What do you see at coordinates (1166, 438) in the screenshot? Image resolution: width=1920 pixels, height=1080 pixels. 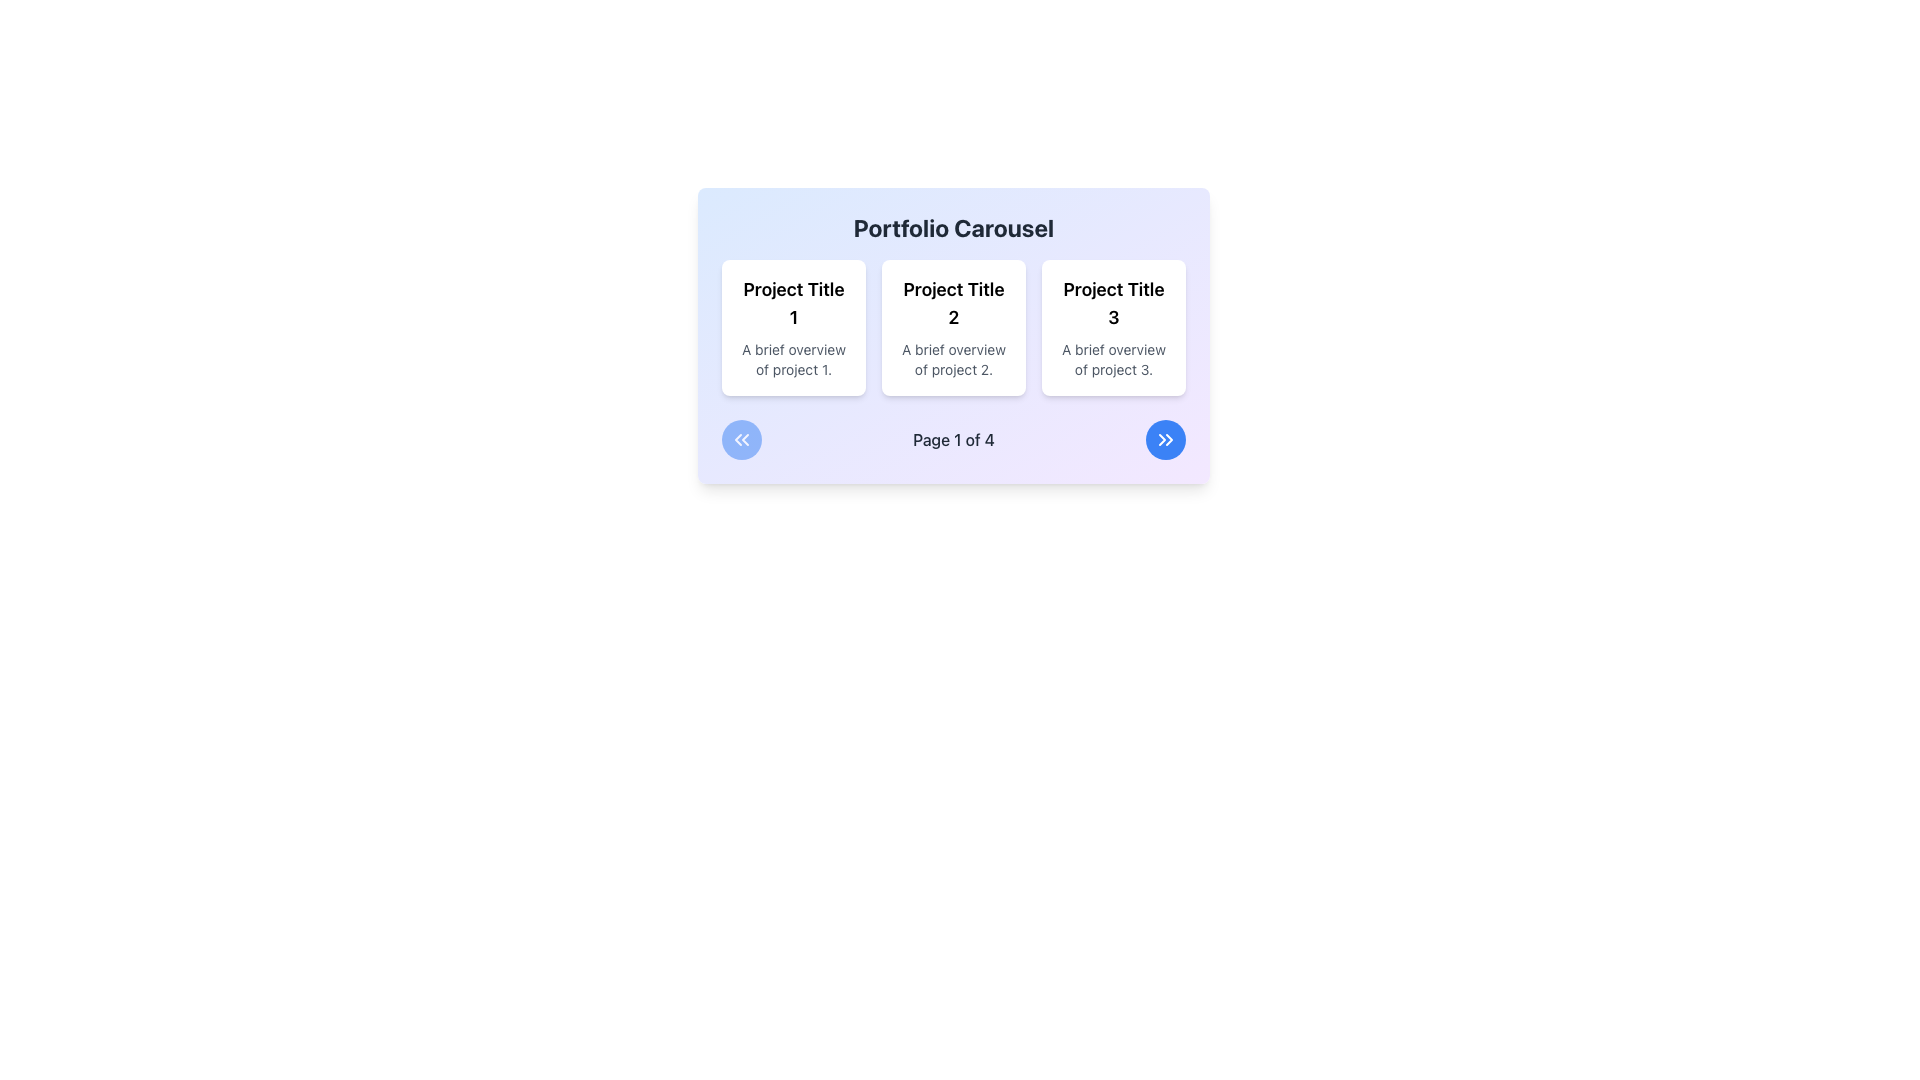 I see `the double-chevron right icon located inside the circular blue button at the bottom-right corner of the portfolio carousel interface` at bounding box center [1166, 438].